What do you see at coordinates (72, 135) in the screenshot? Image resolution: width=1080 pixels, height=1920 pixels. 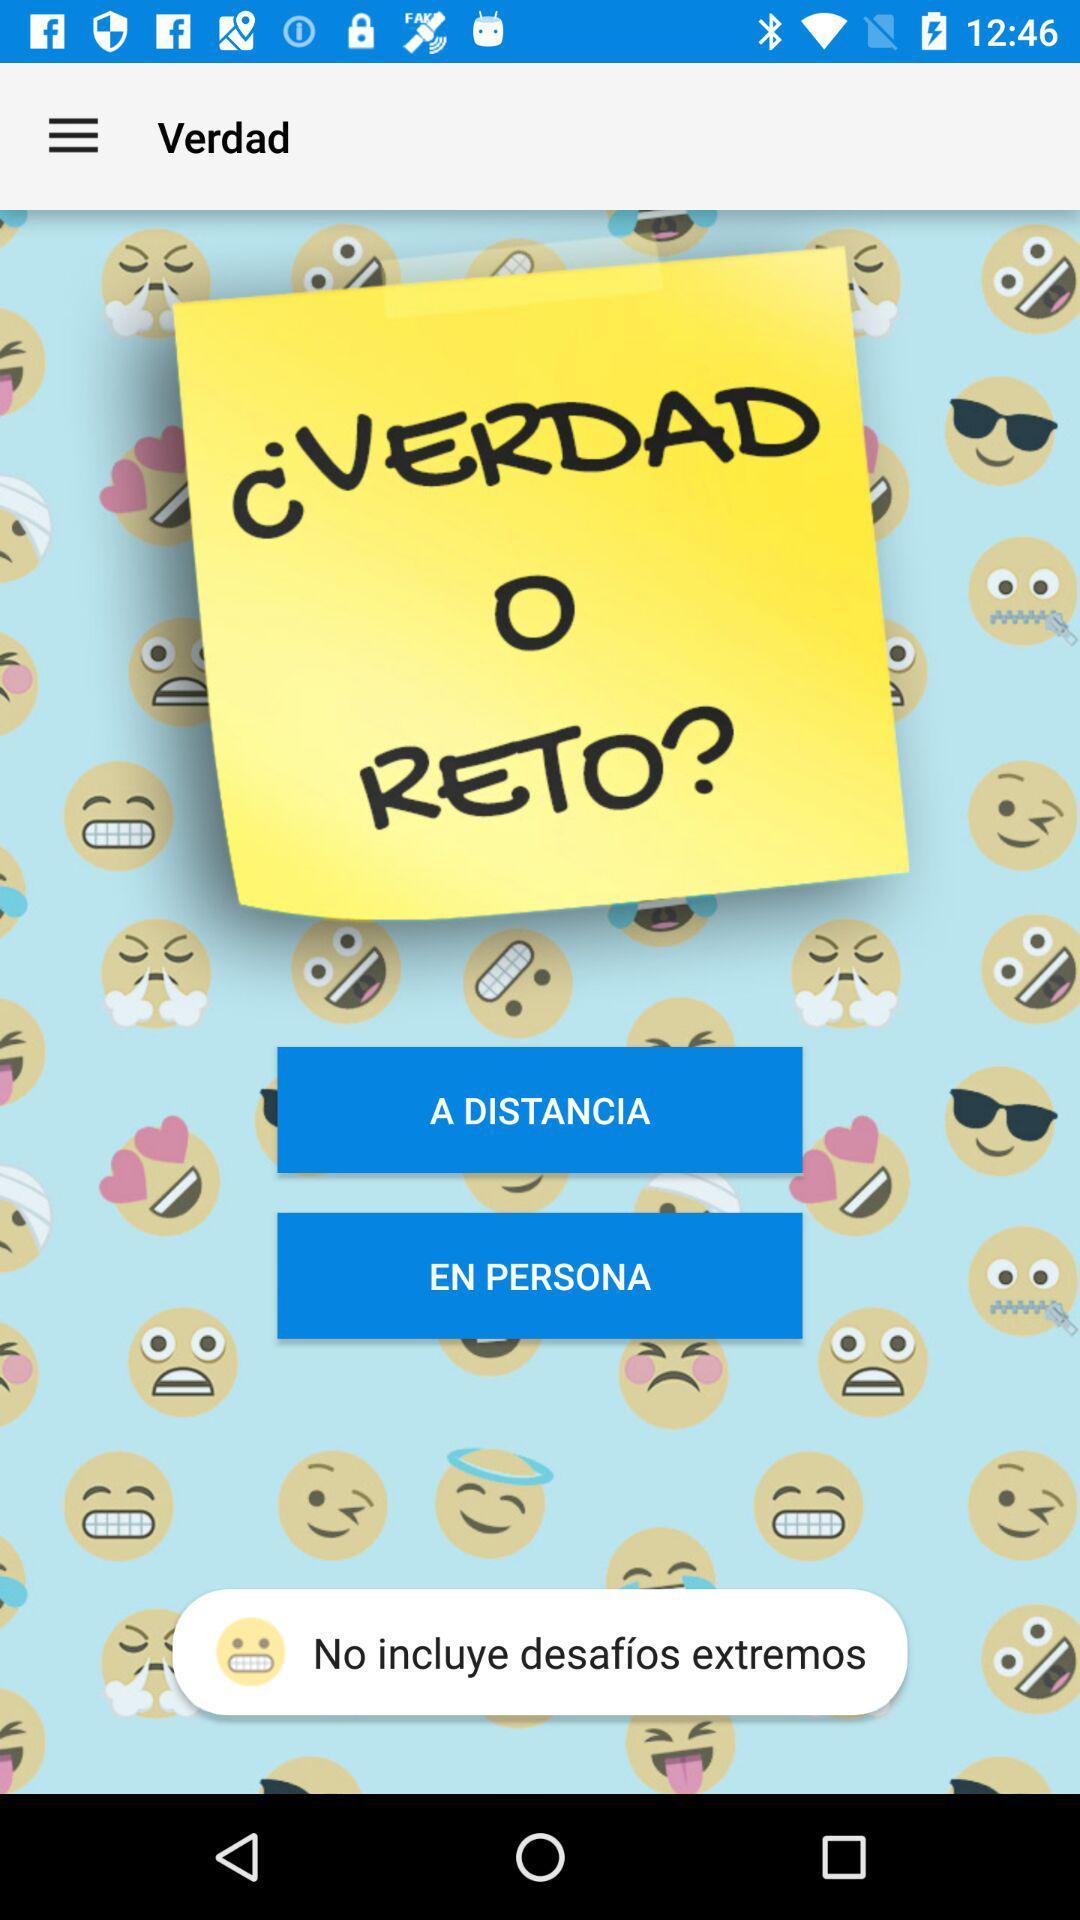 I see `the item to the left of verdad` at bounding box center [72, 135].